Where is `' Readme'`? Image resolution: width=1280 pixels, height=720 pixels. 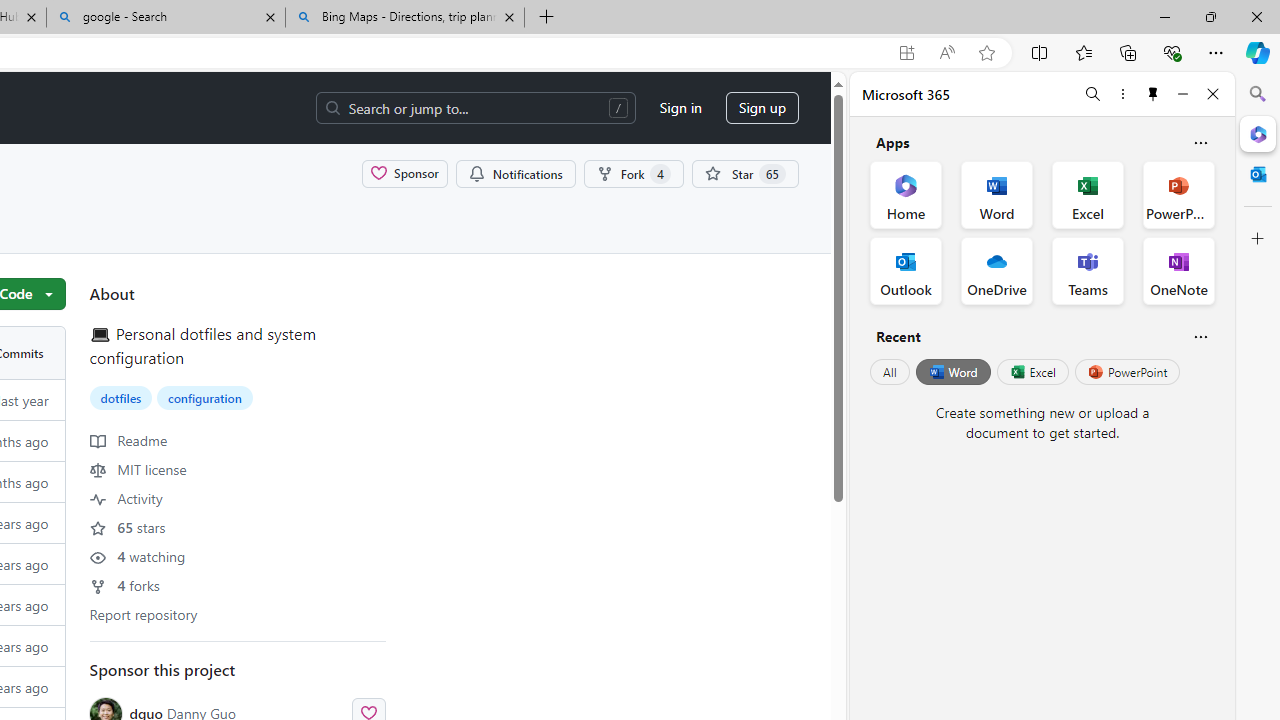 ' Readme' is located at coordinates (127, 438).